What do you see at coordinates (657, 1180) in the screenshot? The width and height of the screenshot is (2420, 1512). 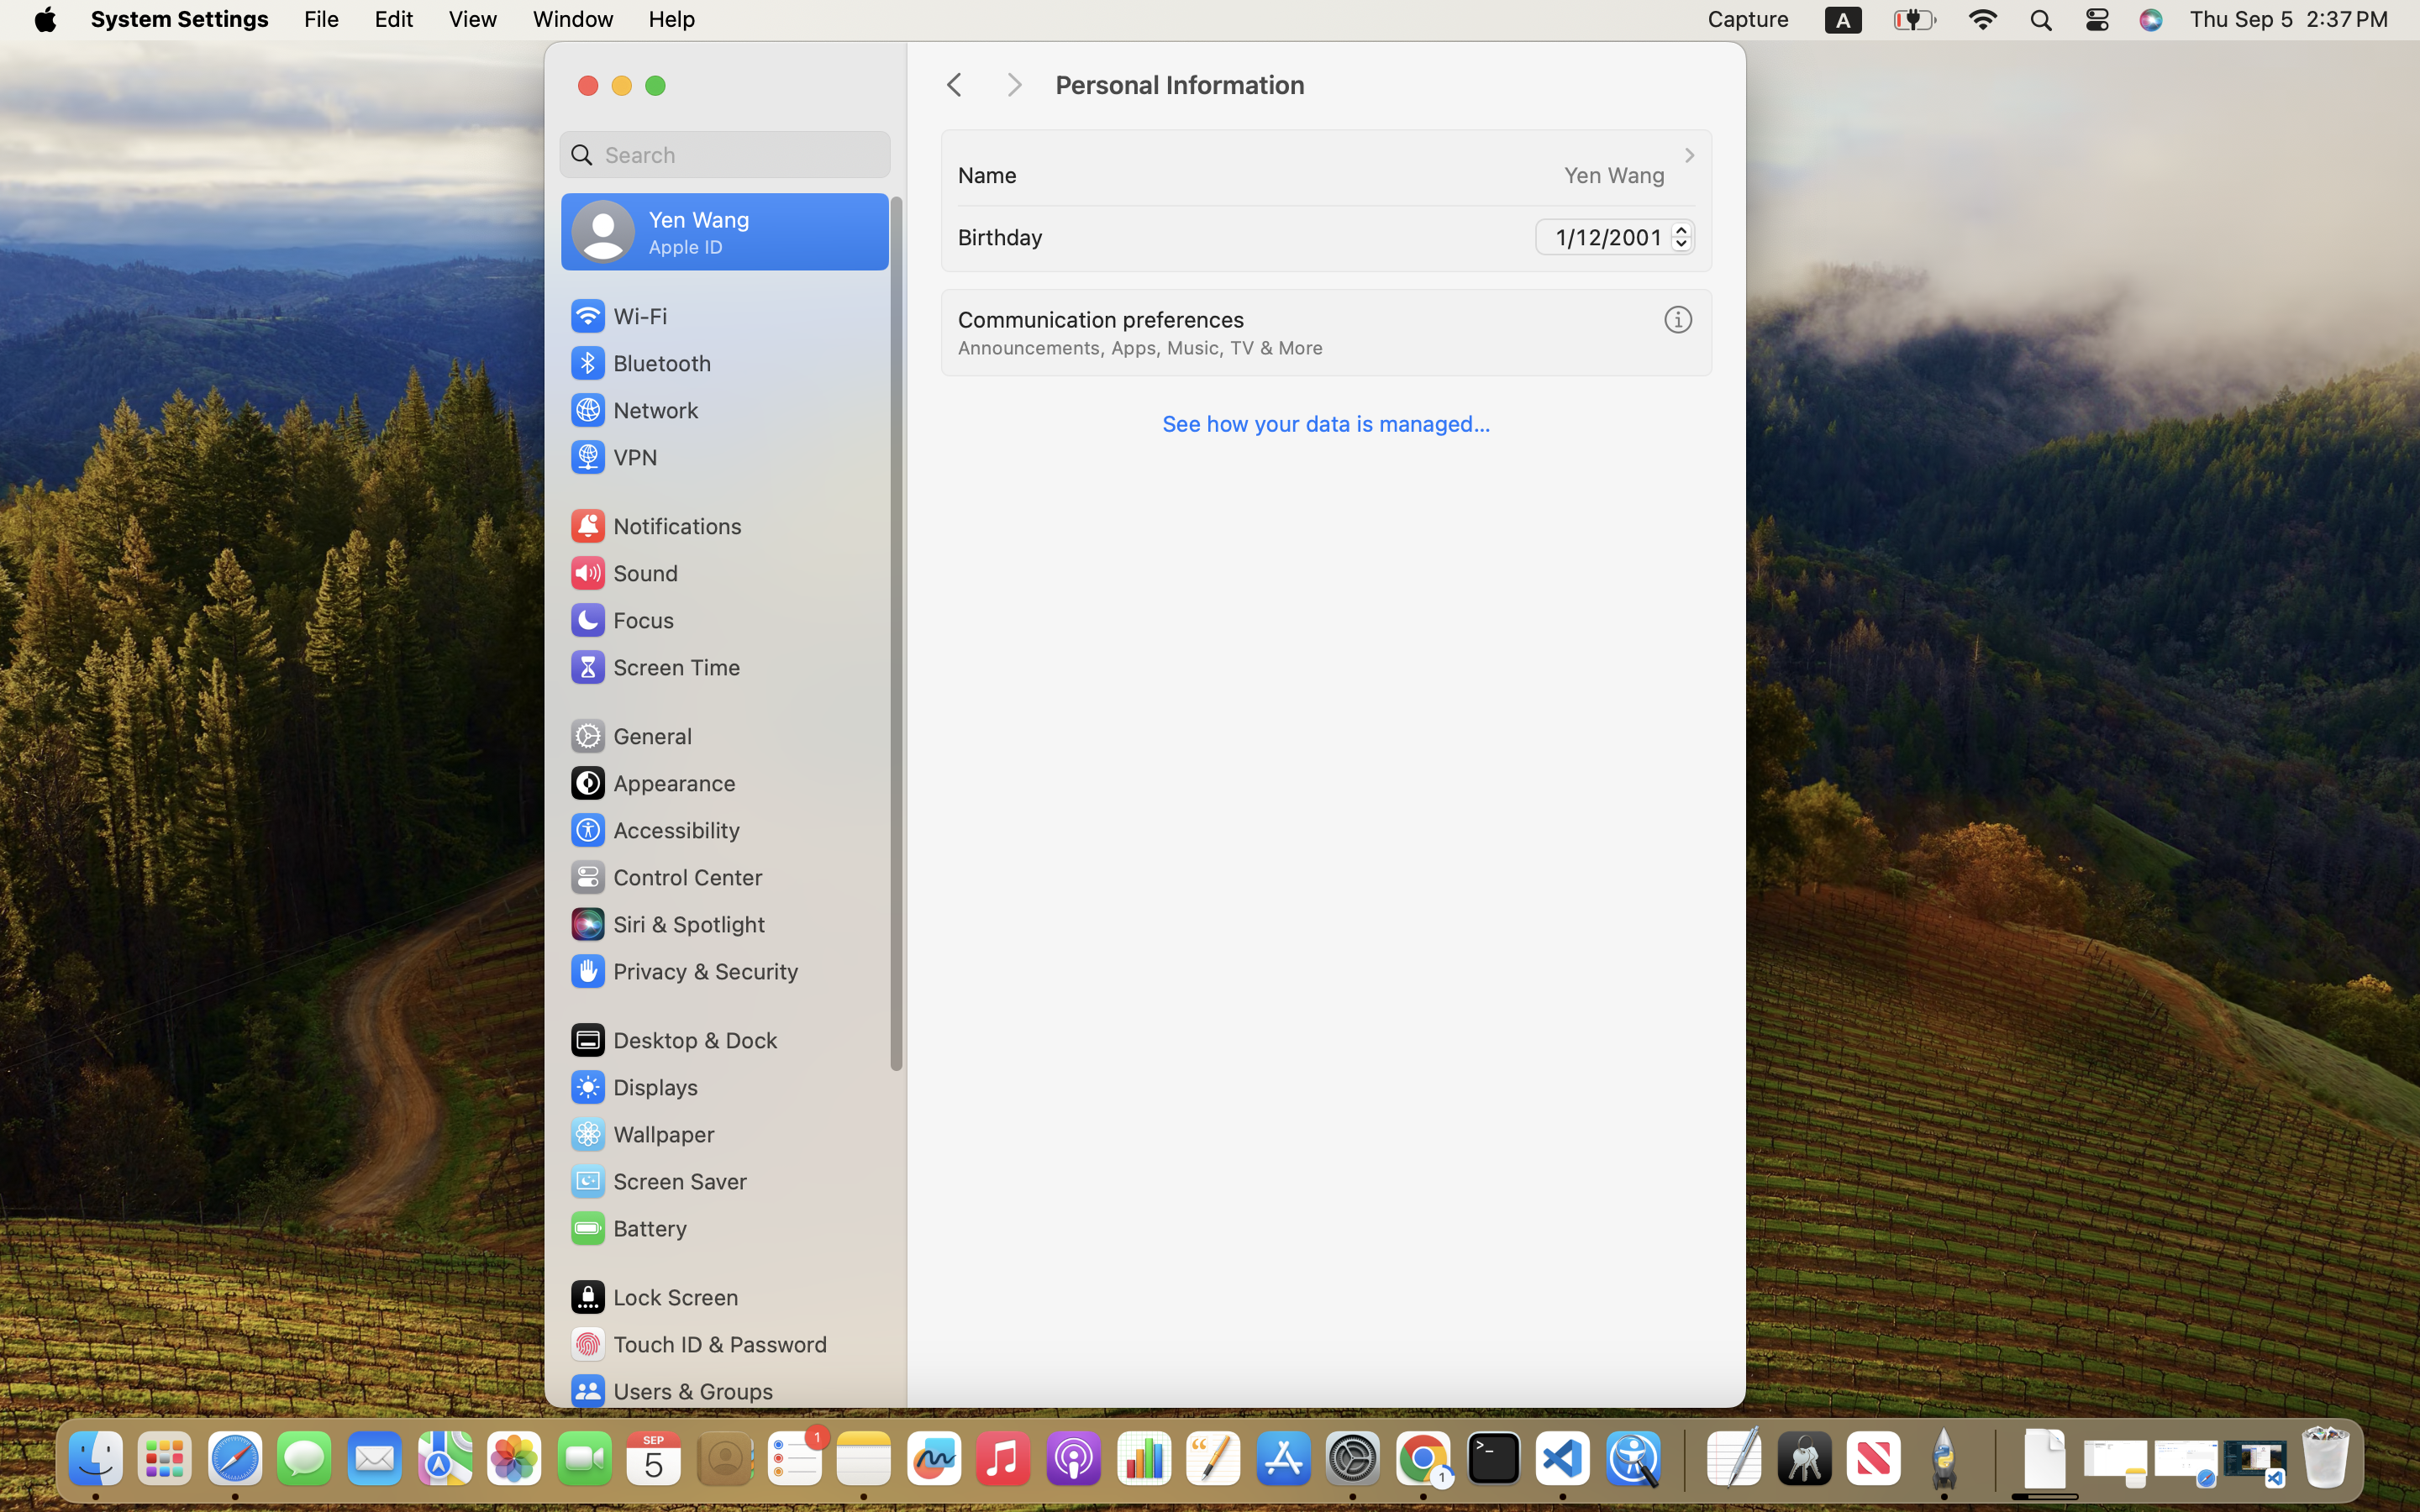 I see `'Screen Saver'` at bounding box center [657, 1180].